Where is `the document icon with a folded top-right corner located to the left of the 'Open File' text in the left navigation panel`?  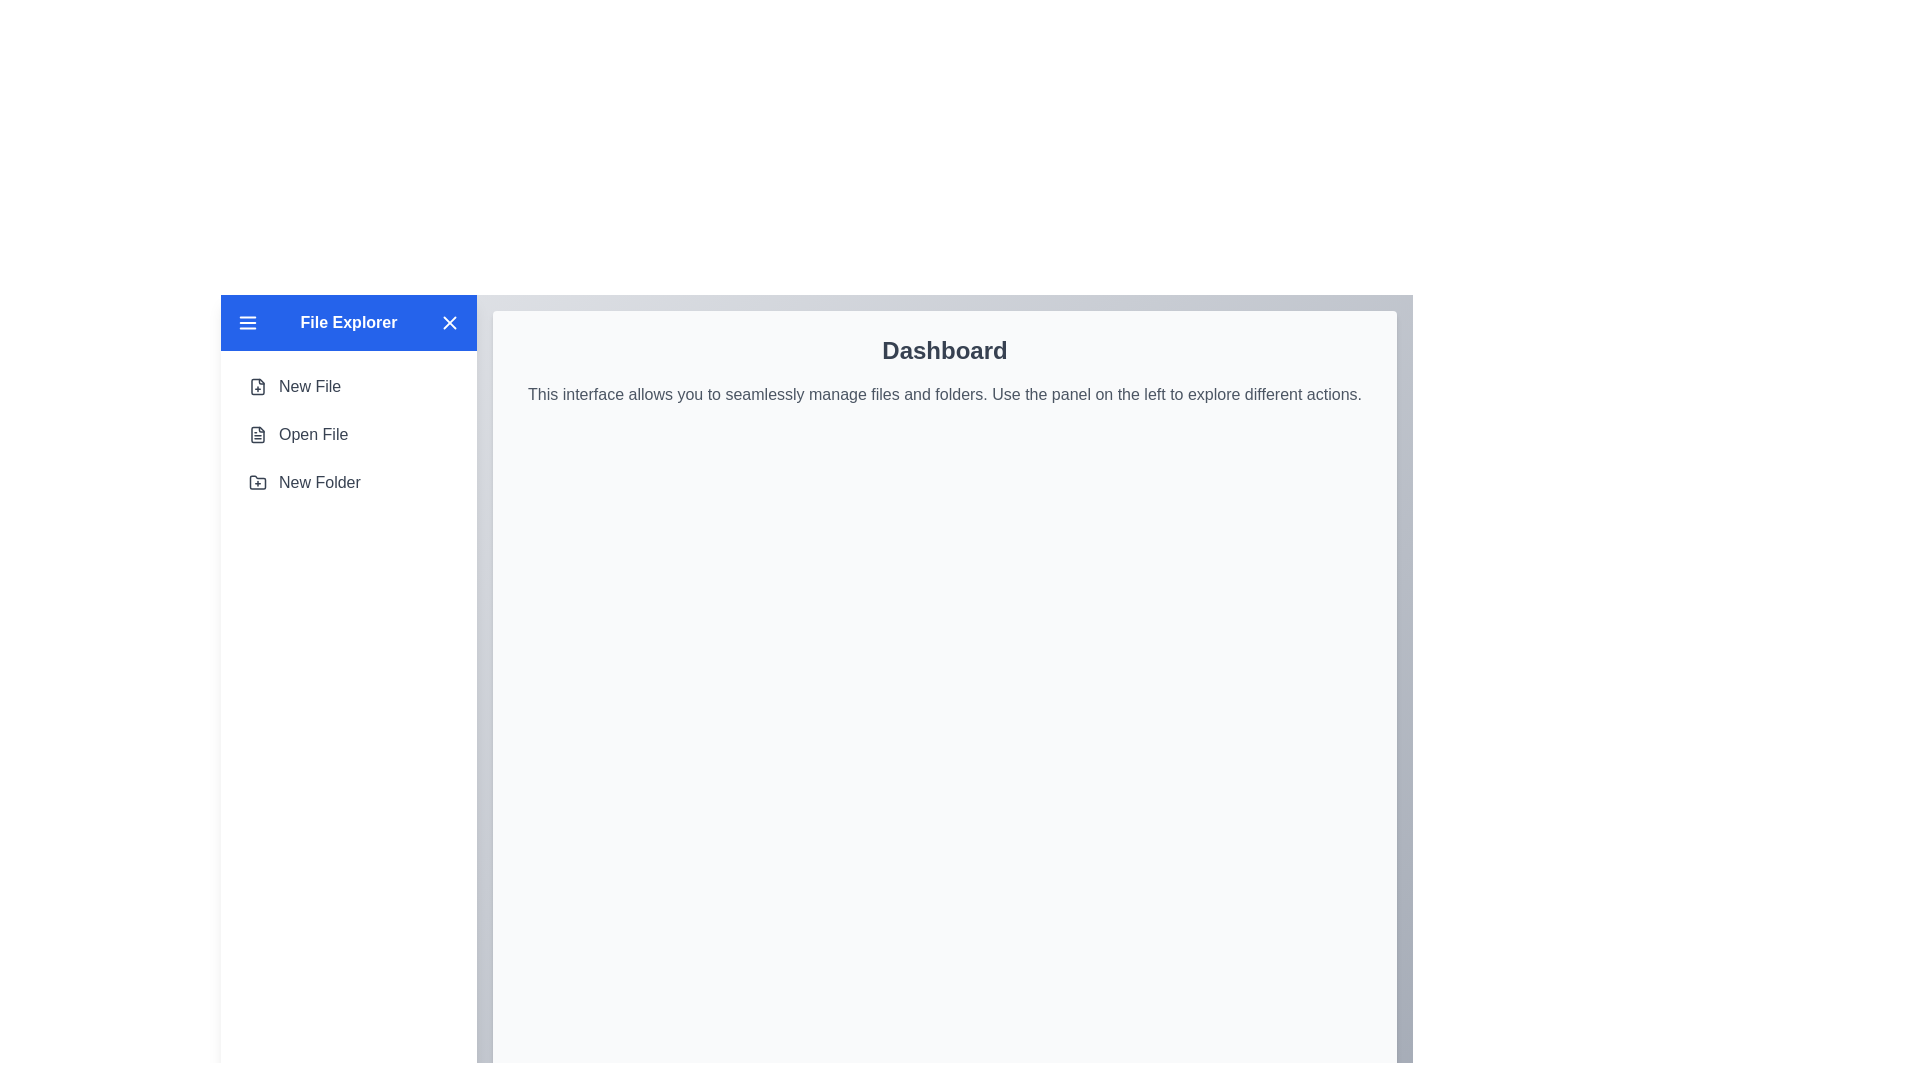
the document icon with a folded top-right corner located to the left of the 'Open File' text in the left navigation panel is located at coordinates (257, 434).